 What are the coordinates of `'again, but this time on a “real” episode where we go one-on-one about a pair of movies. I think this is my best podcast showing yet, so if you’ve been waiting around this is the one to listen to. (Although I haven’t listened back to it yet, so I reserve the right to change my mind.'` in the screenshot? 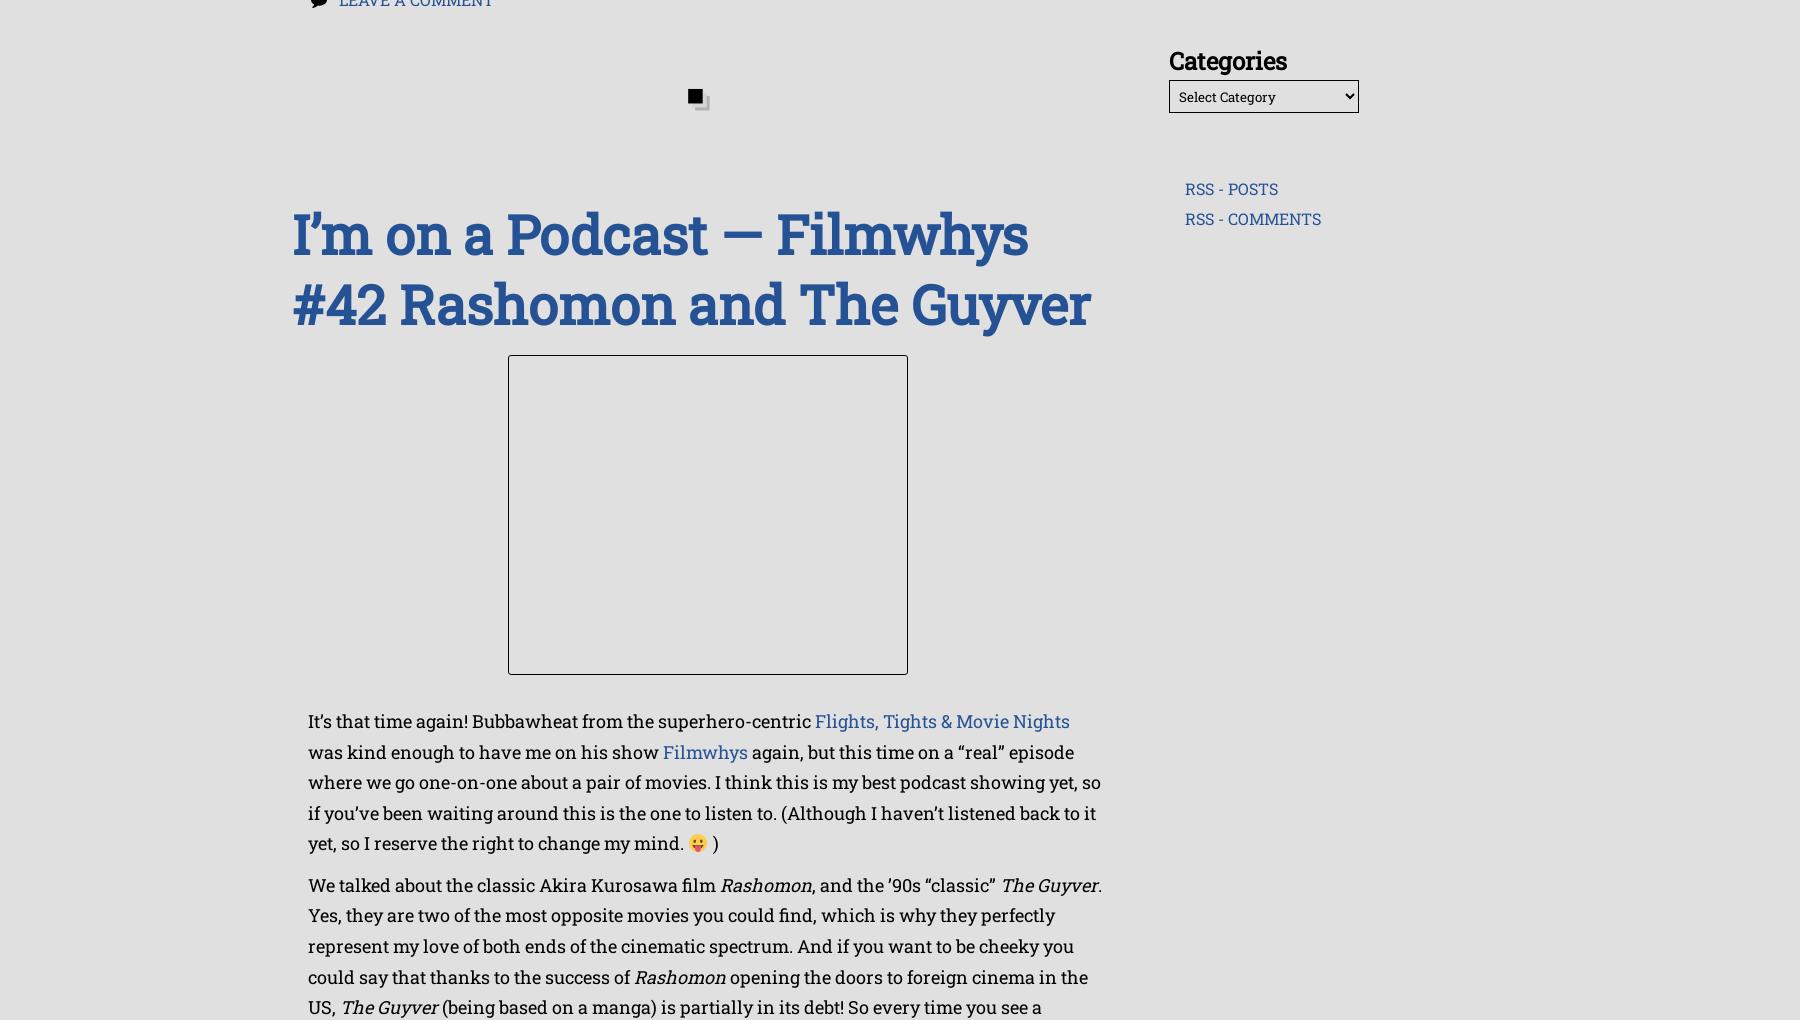 It's located at (703, 796).